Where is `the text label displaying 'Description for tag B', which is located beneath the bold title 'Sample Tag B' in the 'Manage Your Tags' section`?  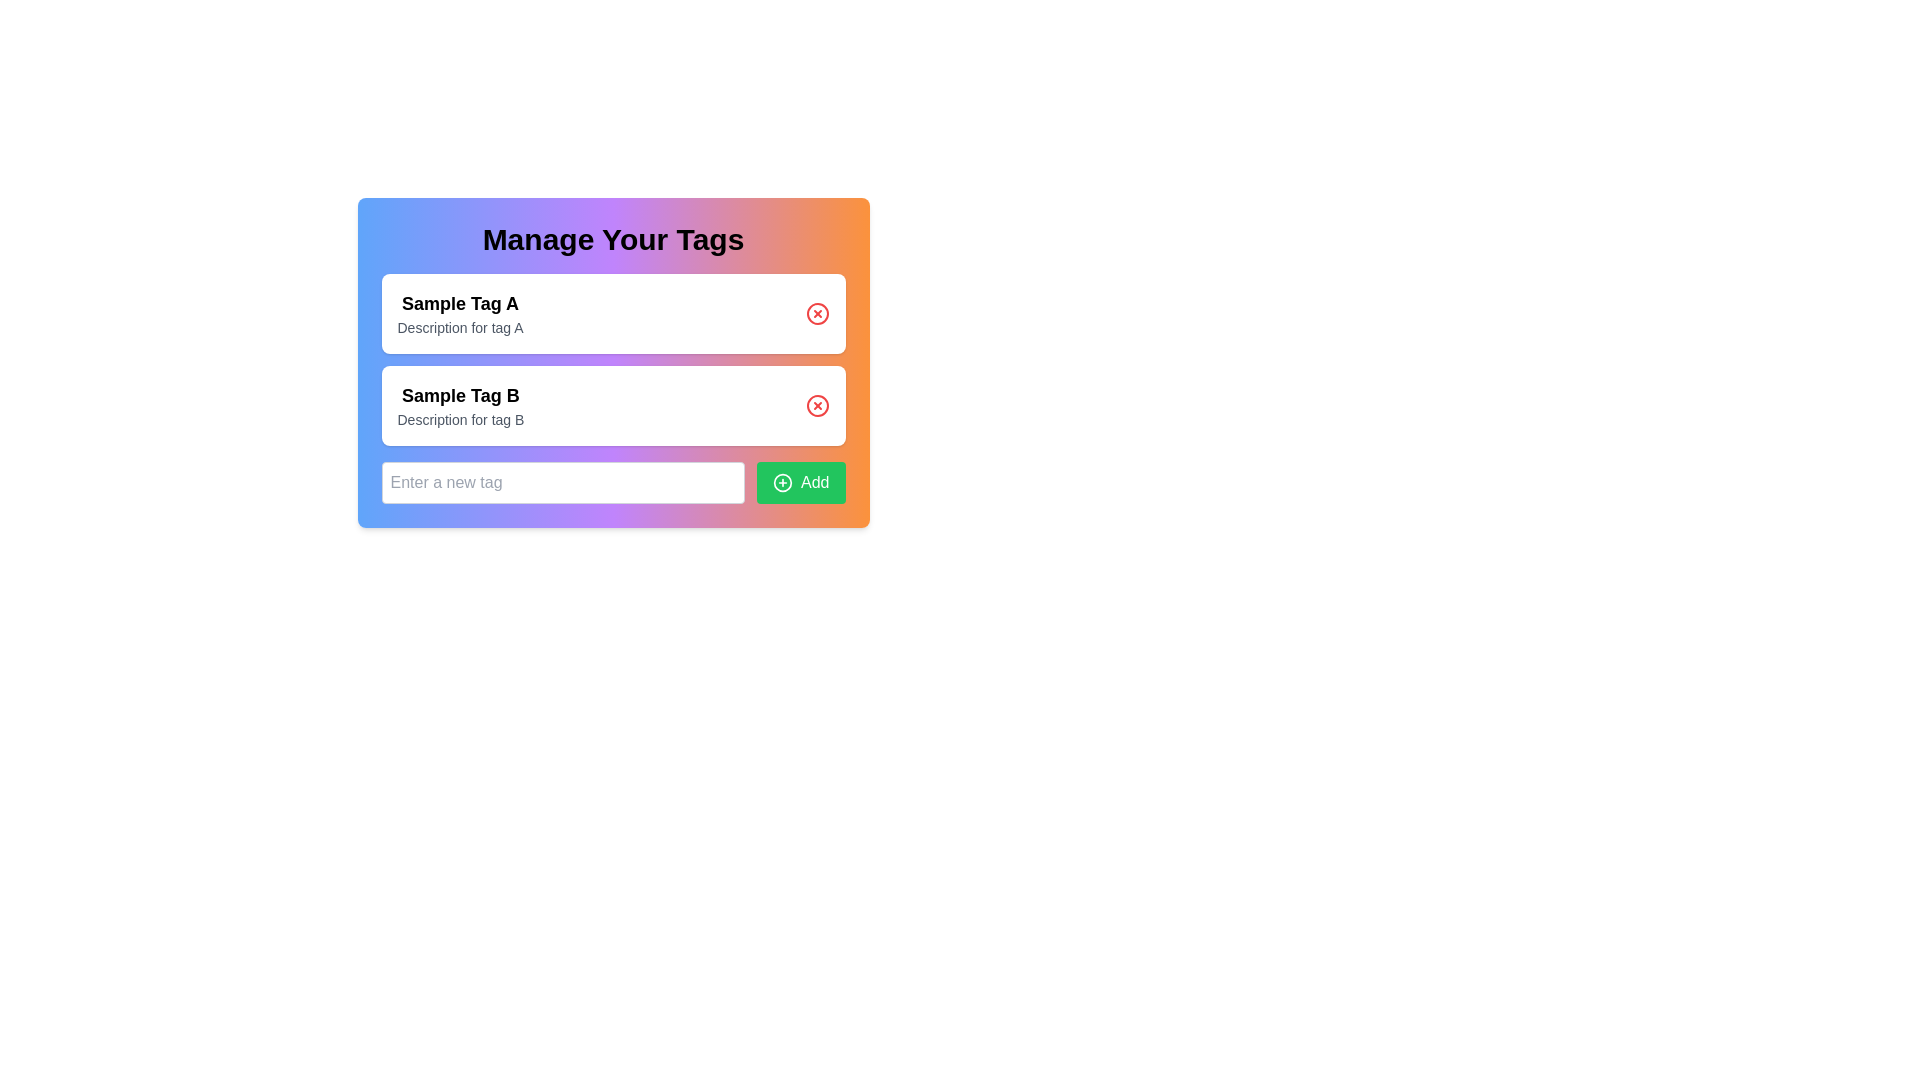 the text label displaying 'Description for tag B', which is located beneath the bold title 'Sample Tag B' in the 'Manage Your Tags' section is located at coordinates (459, 419).